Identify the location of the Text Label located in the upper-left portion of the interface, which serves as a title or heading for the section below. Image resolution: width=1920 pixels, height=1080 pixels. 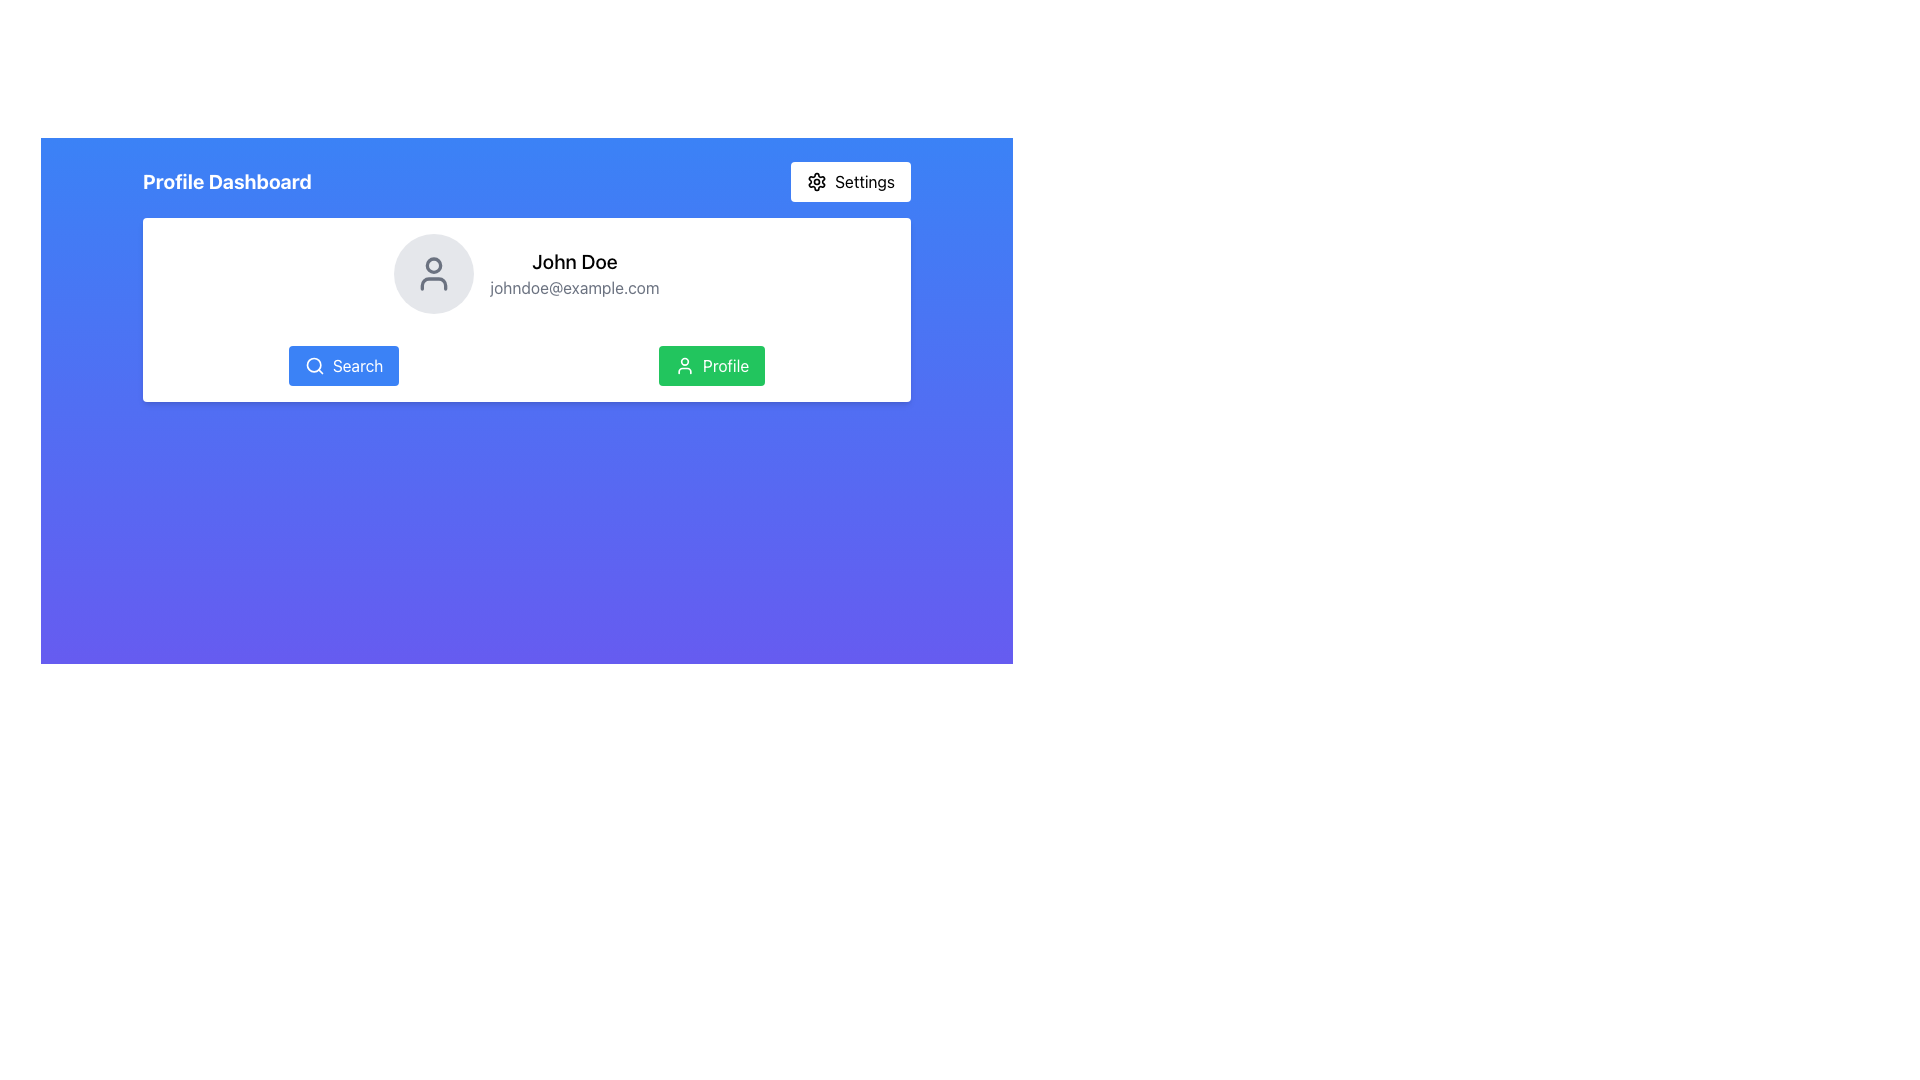
(227, 181).